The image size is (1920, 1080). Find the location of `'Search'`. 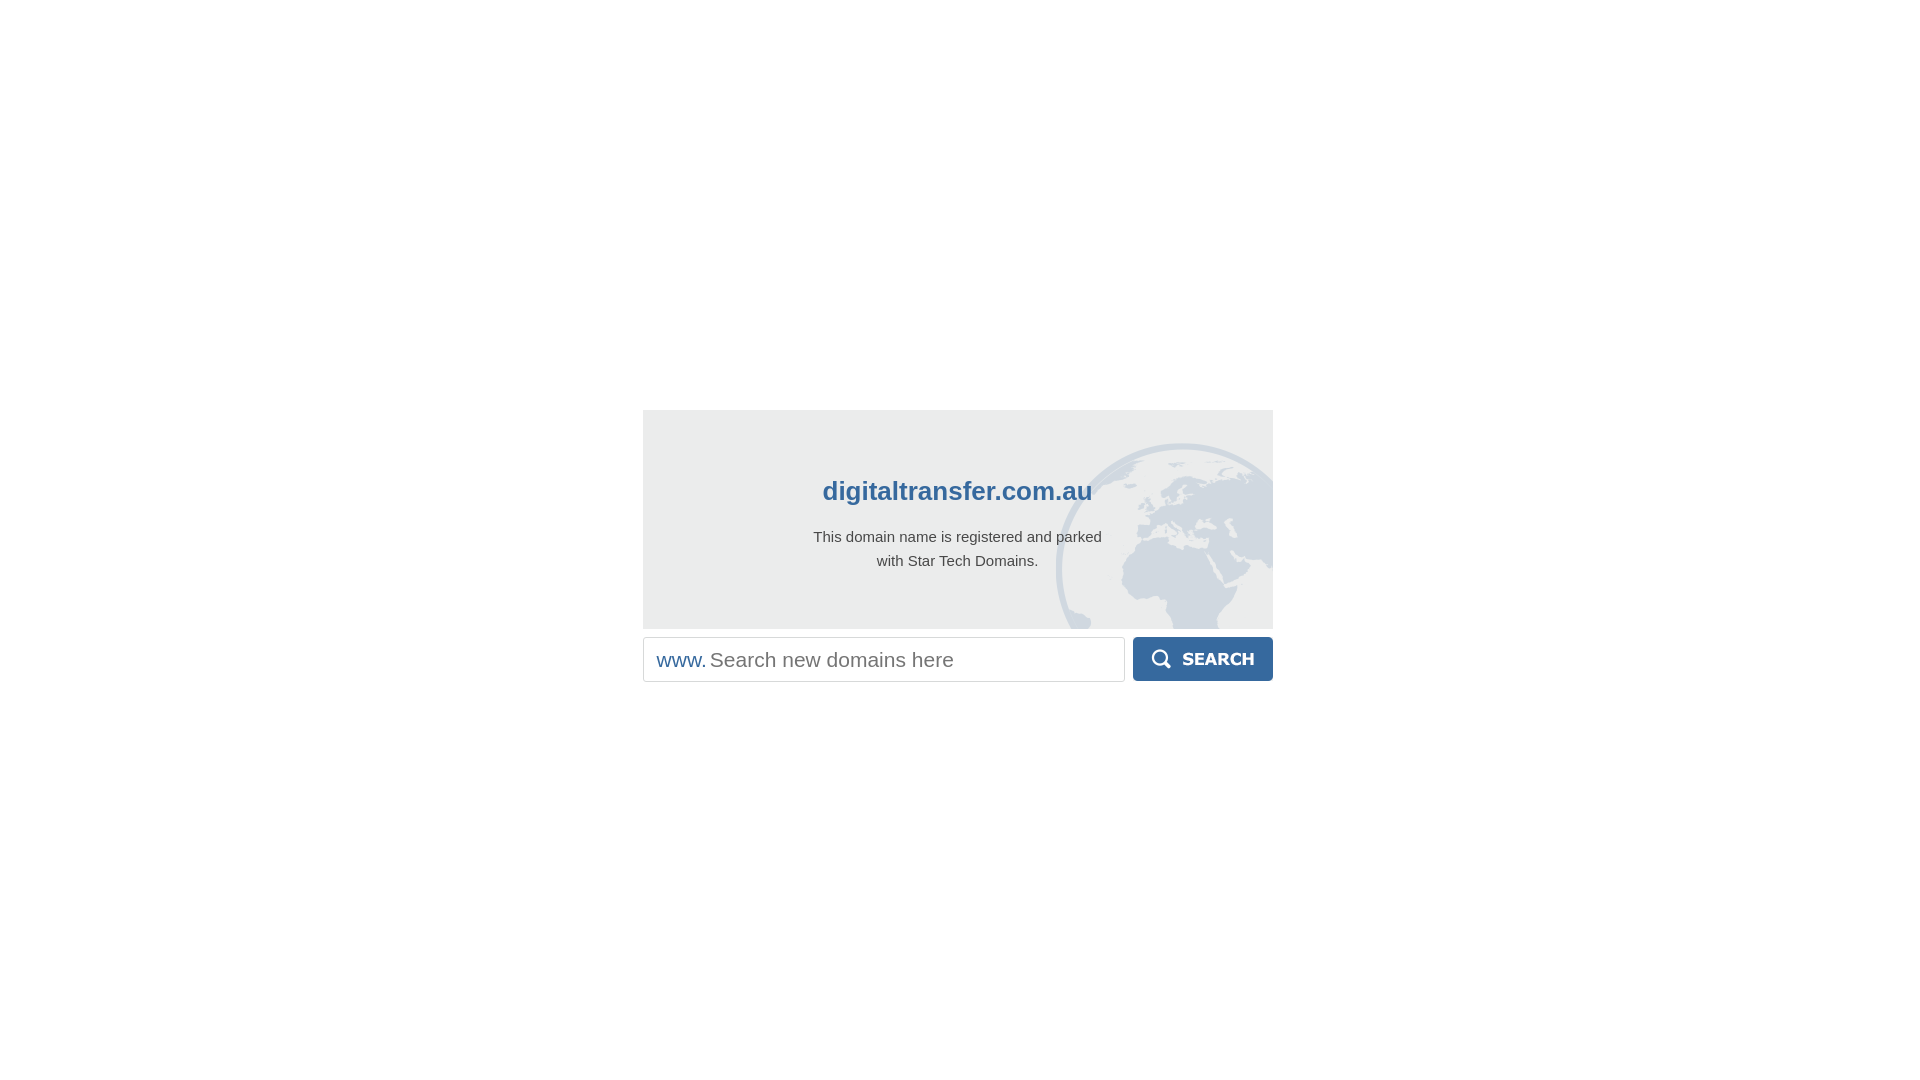

'Search' is located at coordinates (1202, 659).